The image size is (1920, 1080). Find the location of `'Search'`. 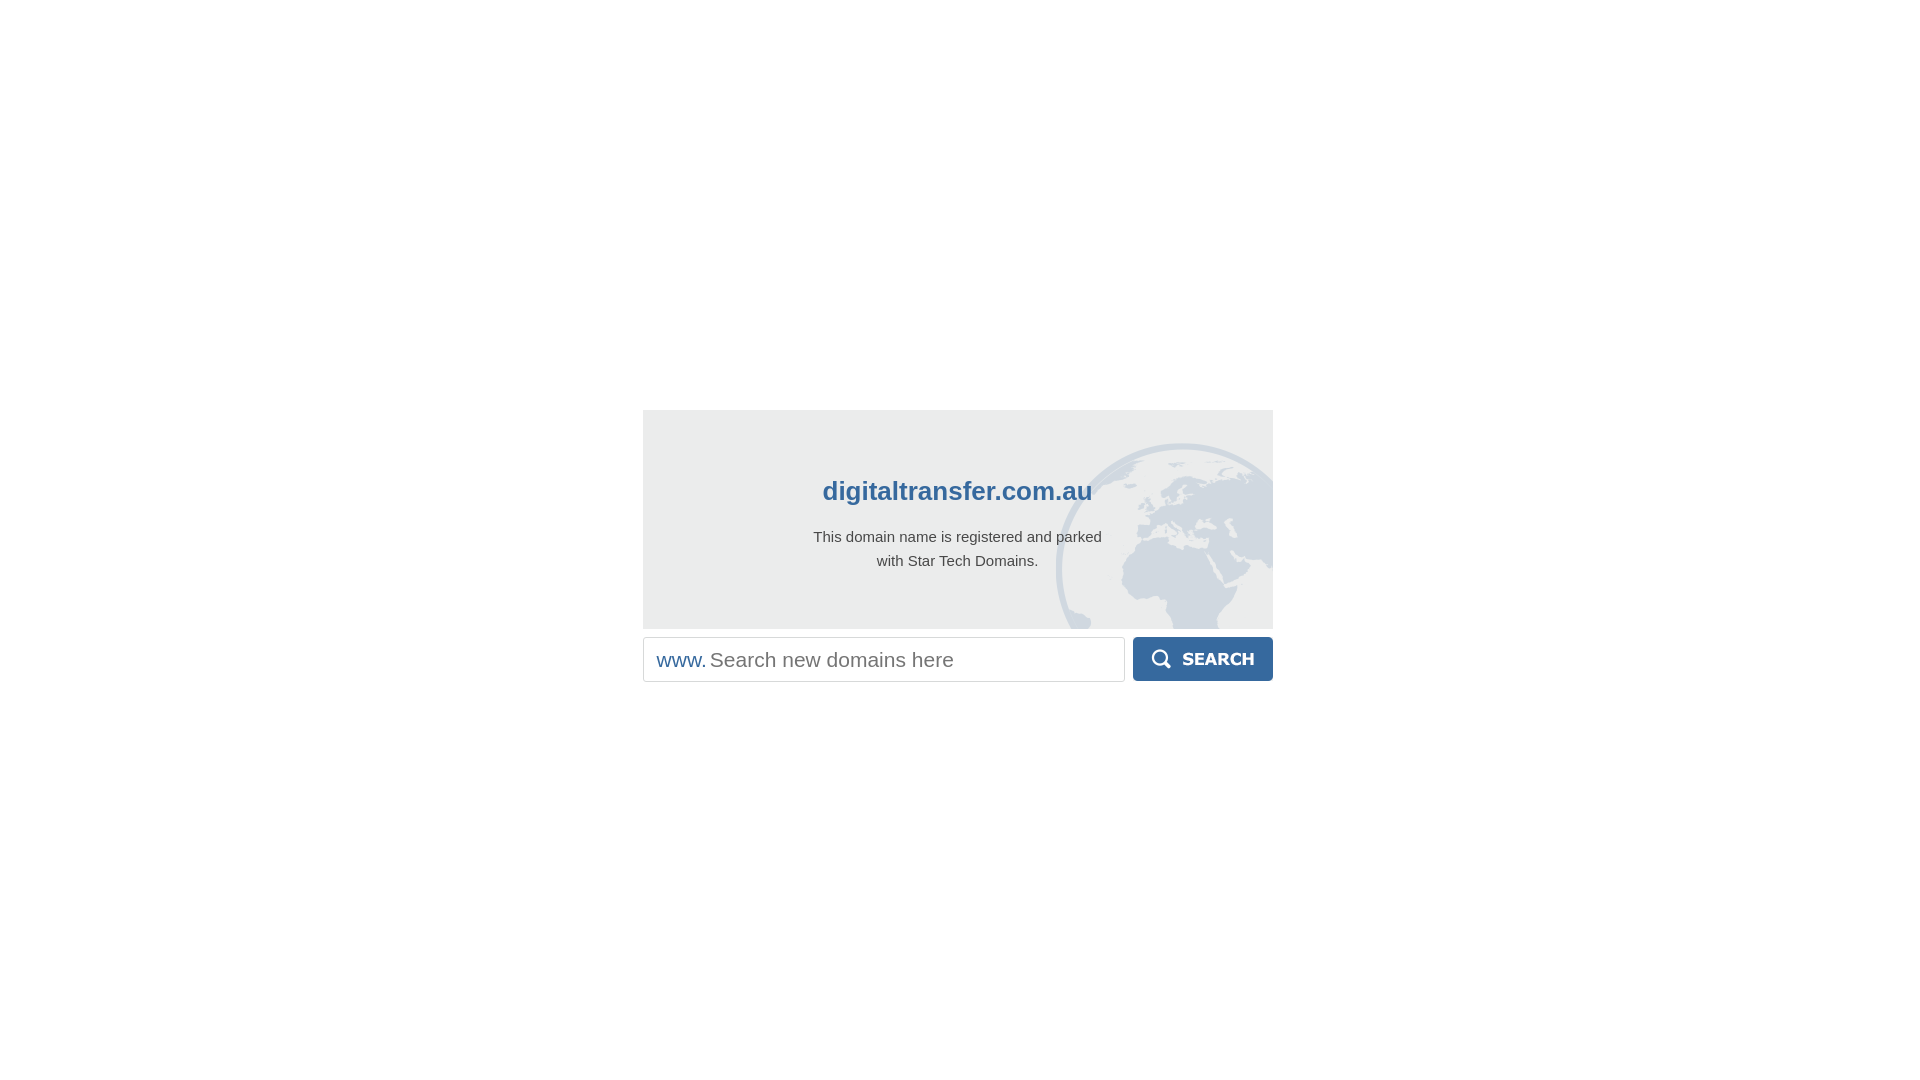

'Search' is located at coordinates (1202, 659).